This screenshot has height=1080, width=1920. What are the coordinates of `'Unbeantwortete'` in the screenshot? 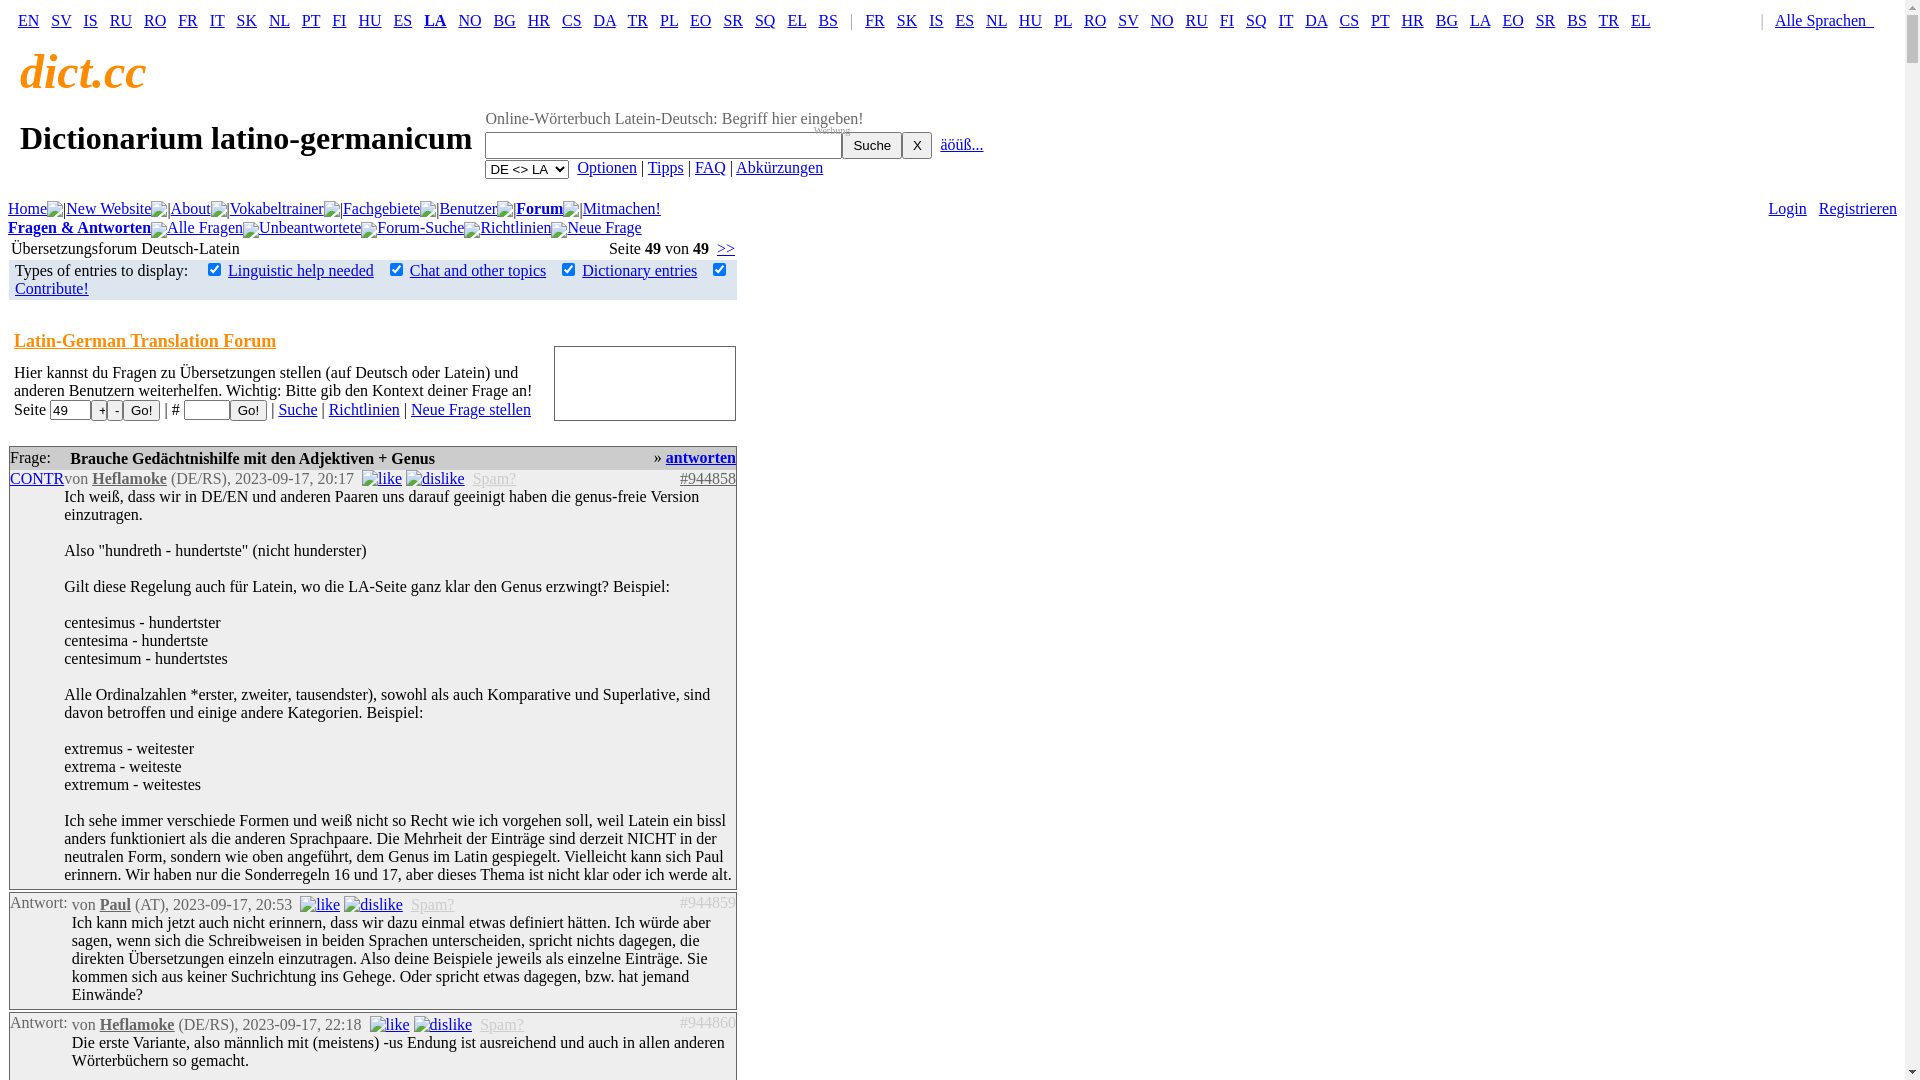 It's located at (309, 226).